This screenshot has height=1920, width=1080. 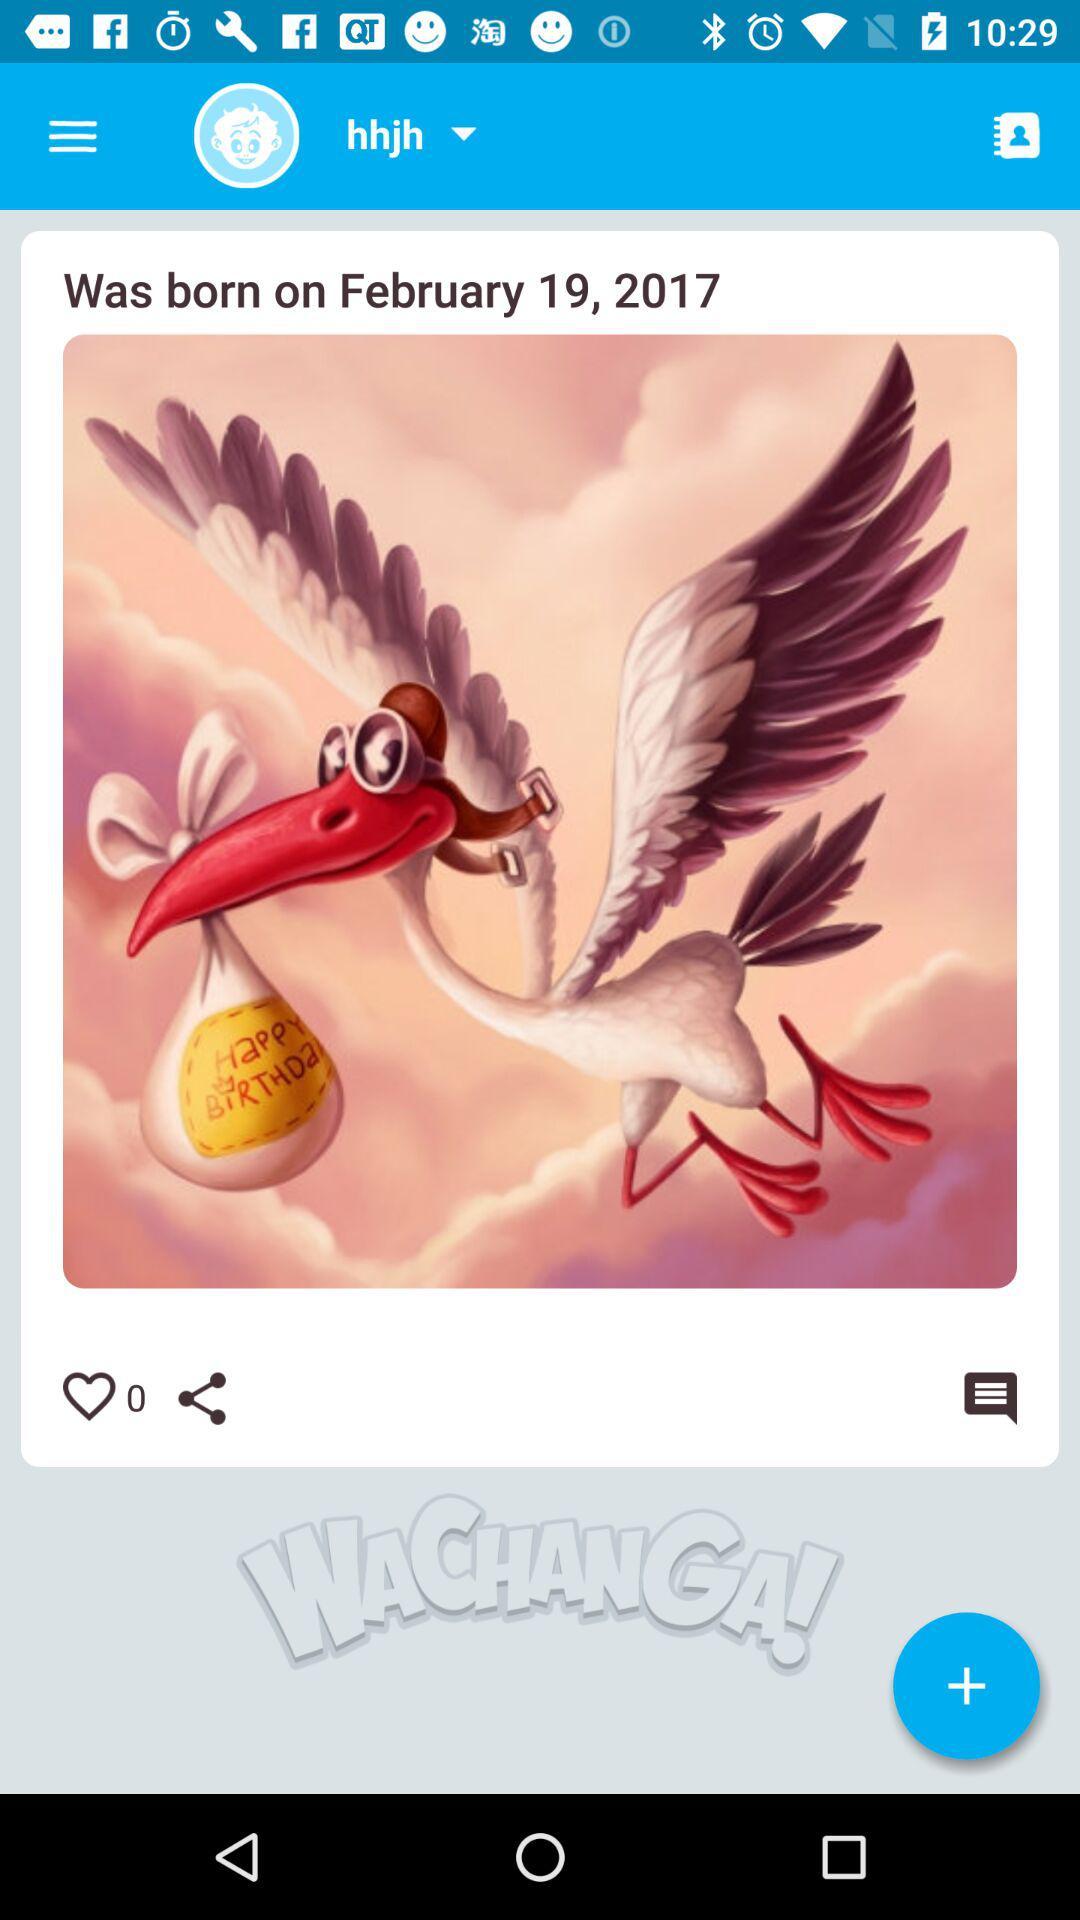 I want to click on more options, so click(x=463, y=135).